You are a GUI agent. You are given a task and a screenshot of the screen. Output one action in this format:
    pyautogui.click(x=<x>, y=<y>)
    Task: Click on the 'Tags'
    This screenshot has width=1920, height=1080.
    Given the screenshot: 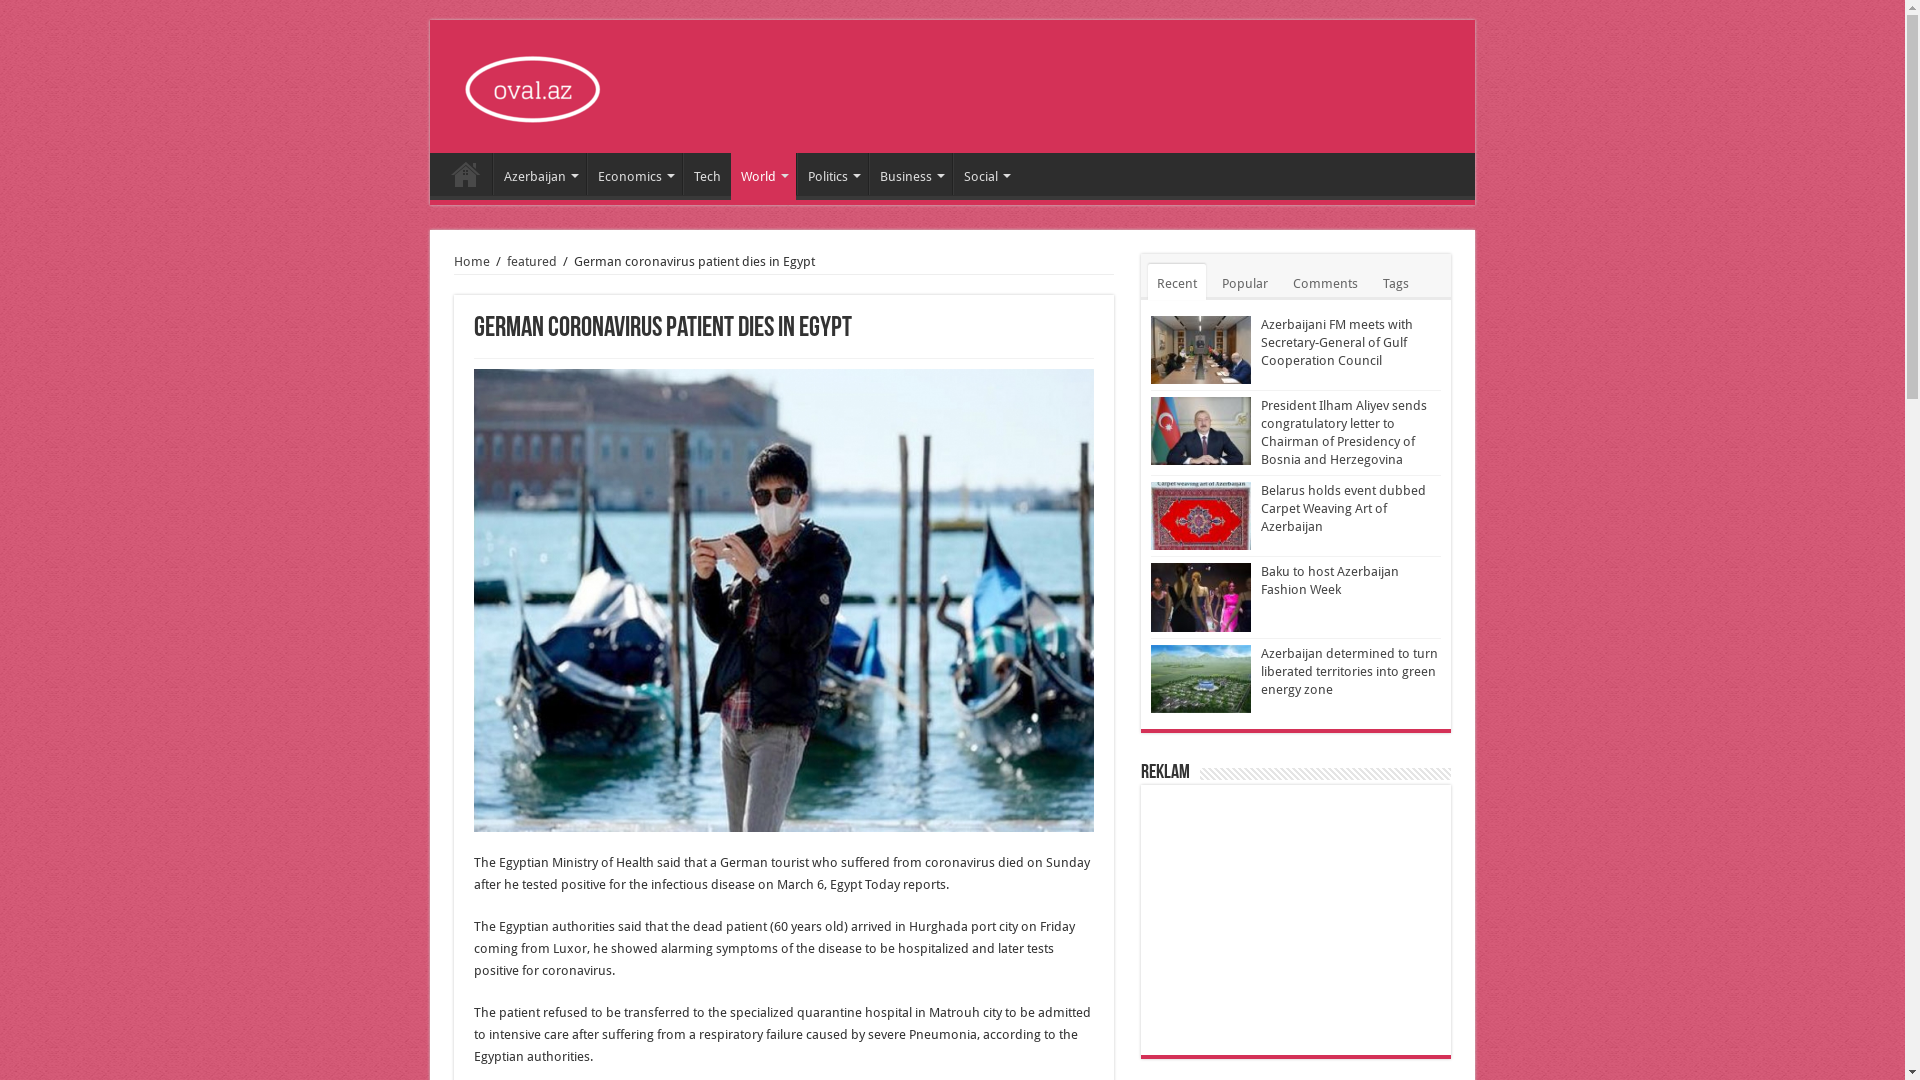 What is the action you would take?
    pyautogui.click(x=1395, y=281)
    